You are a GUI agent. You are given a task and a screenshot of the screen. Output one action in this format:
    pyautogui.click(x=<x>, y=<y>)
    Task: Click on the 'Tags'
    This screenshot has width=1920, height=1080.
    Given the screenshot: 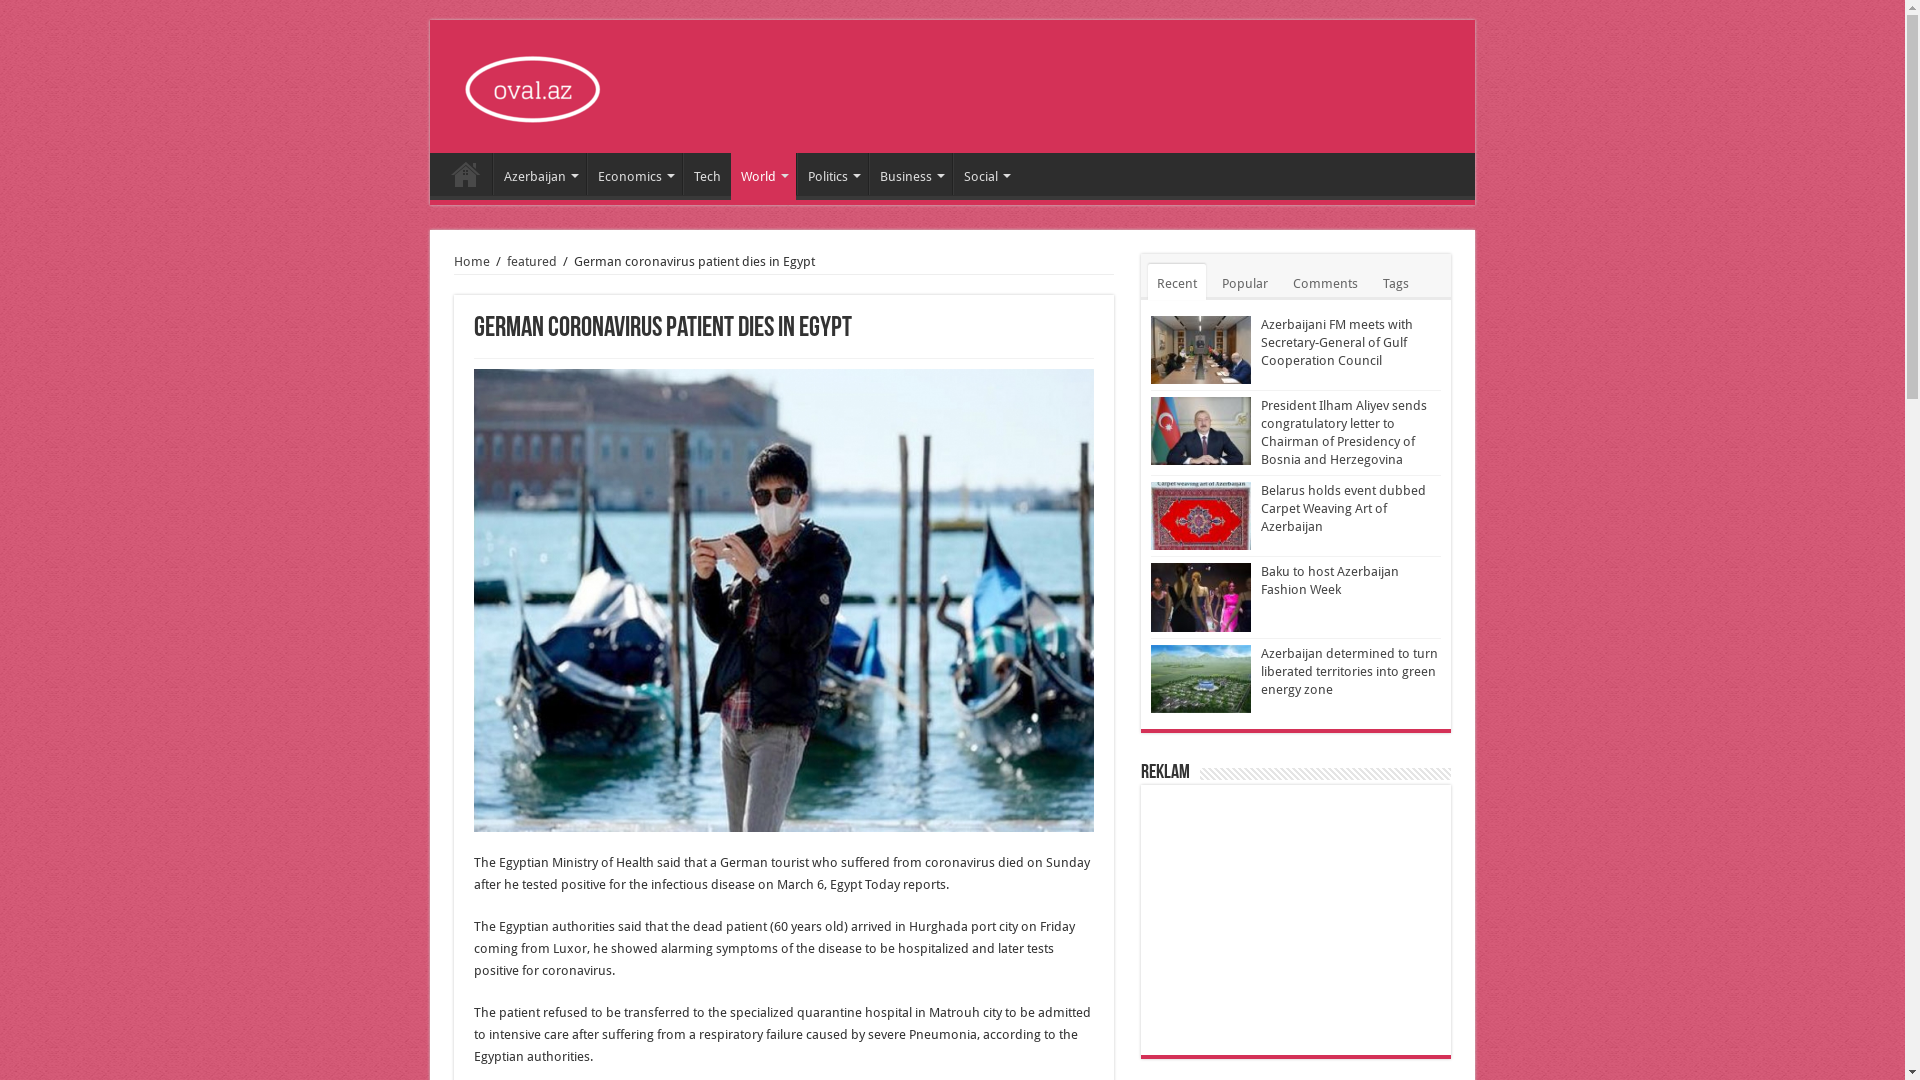 What is the action you would take?
    pyautogui.click(x=1395, y=281)
    